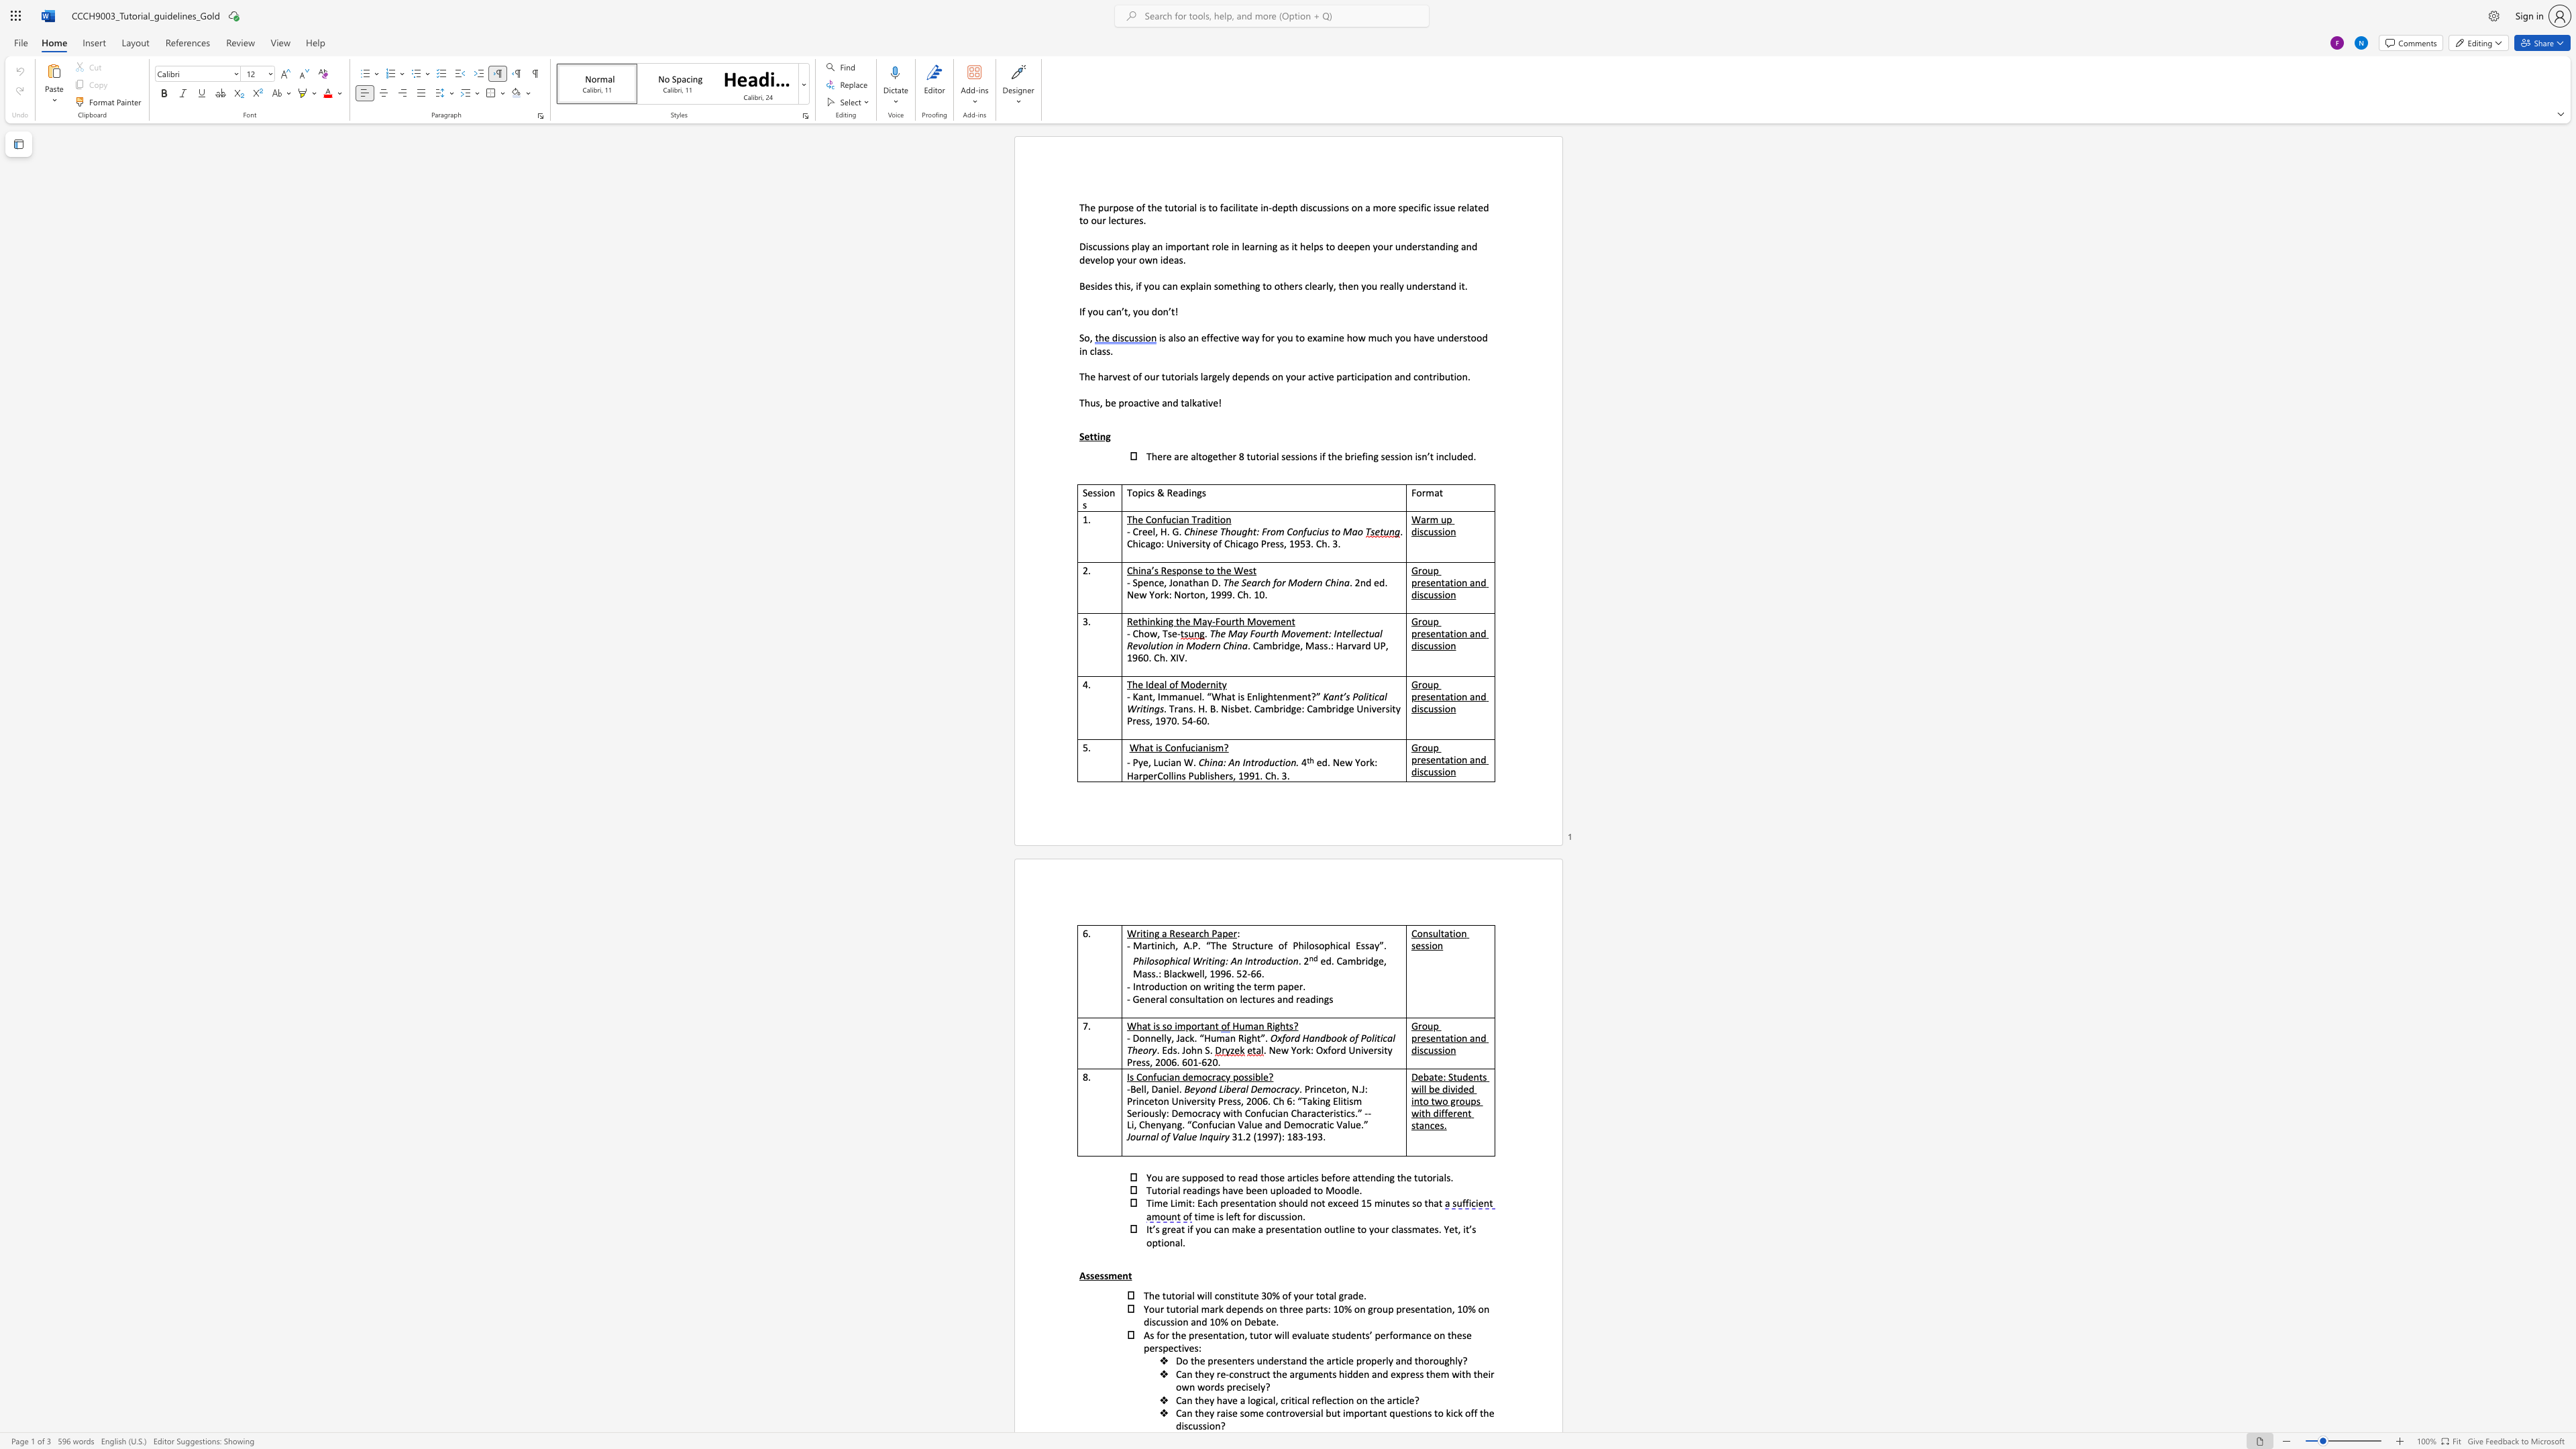 The height and width of the screenshot is (1449, 2576). I want to click on the subset text "Immanuel. “What is Enl" within the text "- Kant, Immanuel. “What is Enlightenment?”", so click(1156, 696).